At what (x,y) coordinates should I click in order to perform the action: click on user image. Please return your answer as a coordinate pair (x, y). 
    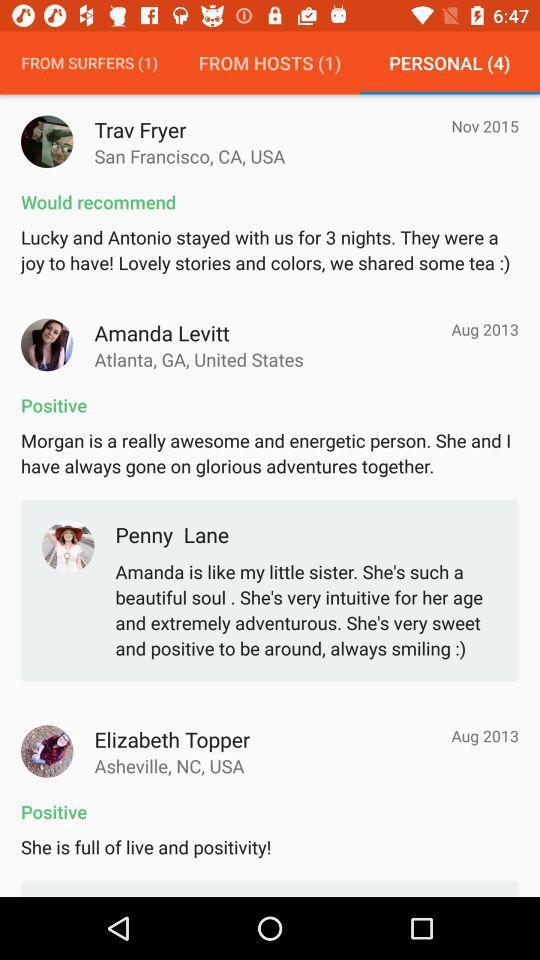
    Looking at the image, I should click on (47, 140).